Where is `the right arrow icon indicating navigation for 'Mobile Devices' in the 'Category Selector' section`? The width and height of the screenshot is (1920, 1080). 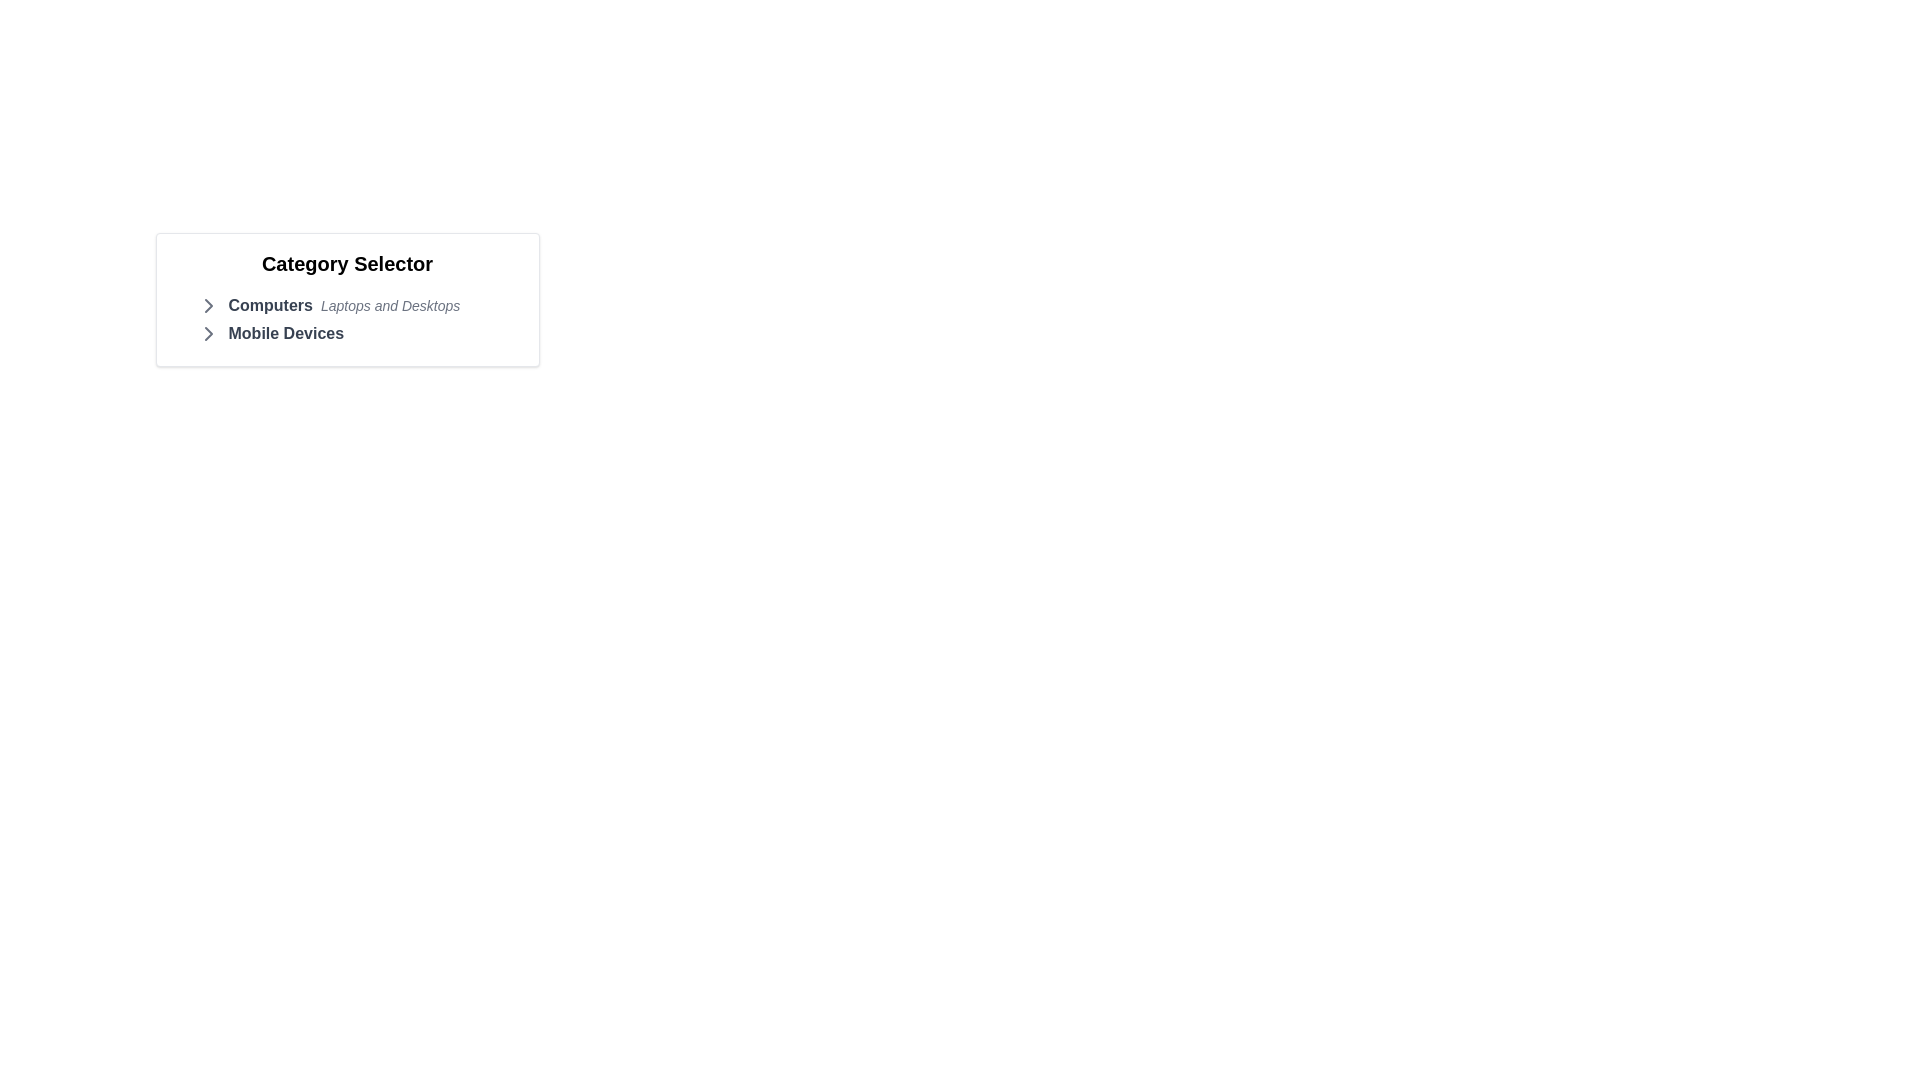
the right arrow icon indicating navigation for 'Mobile Devices' in the 'Category Selector' section is located at coordinates (208, 333).